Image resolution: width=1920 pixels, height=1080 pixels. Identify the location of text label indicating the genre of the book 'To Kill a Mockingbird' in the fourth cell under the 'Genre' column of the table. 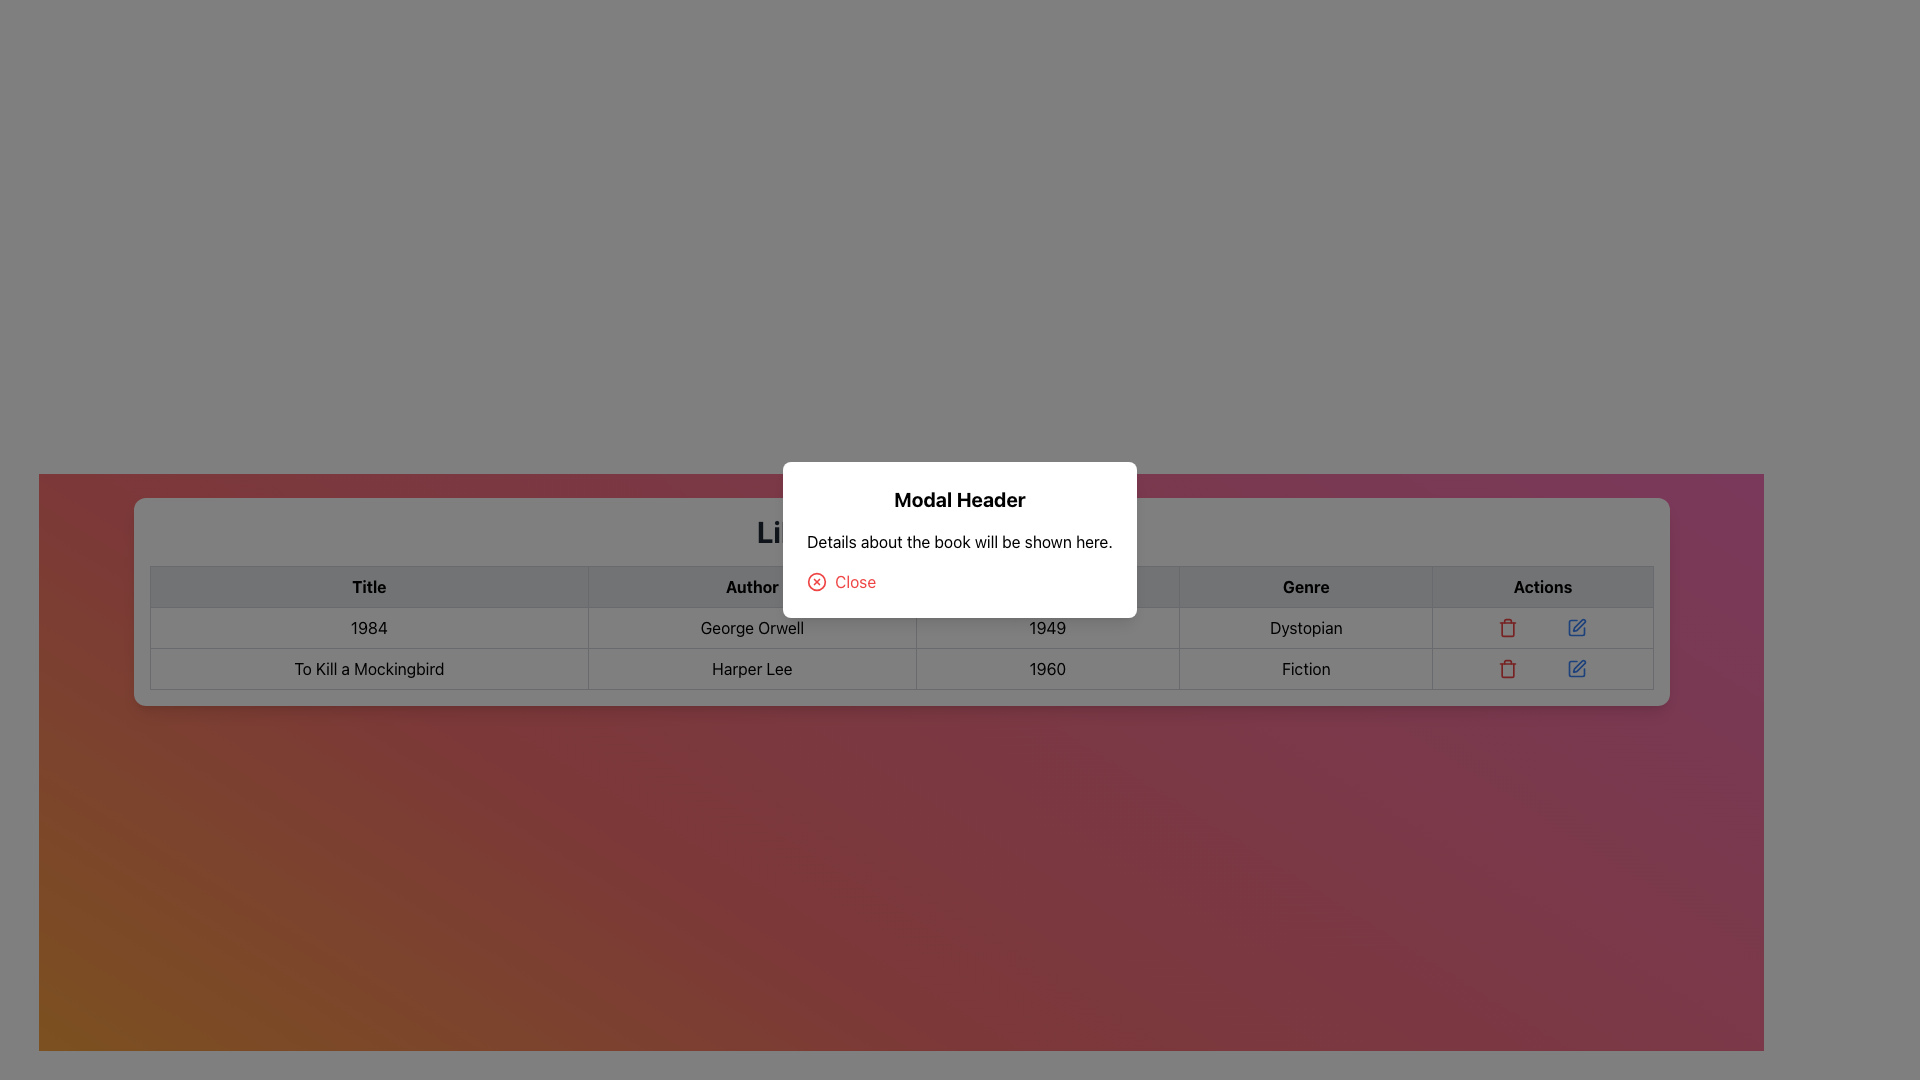
(1306, 668).